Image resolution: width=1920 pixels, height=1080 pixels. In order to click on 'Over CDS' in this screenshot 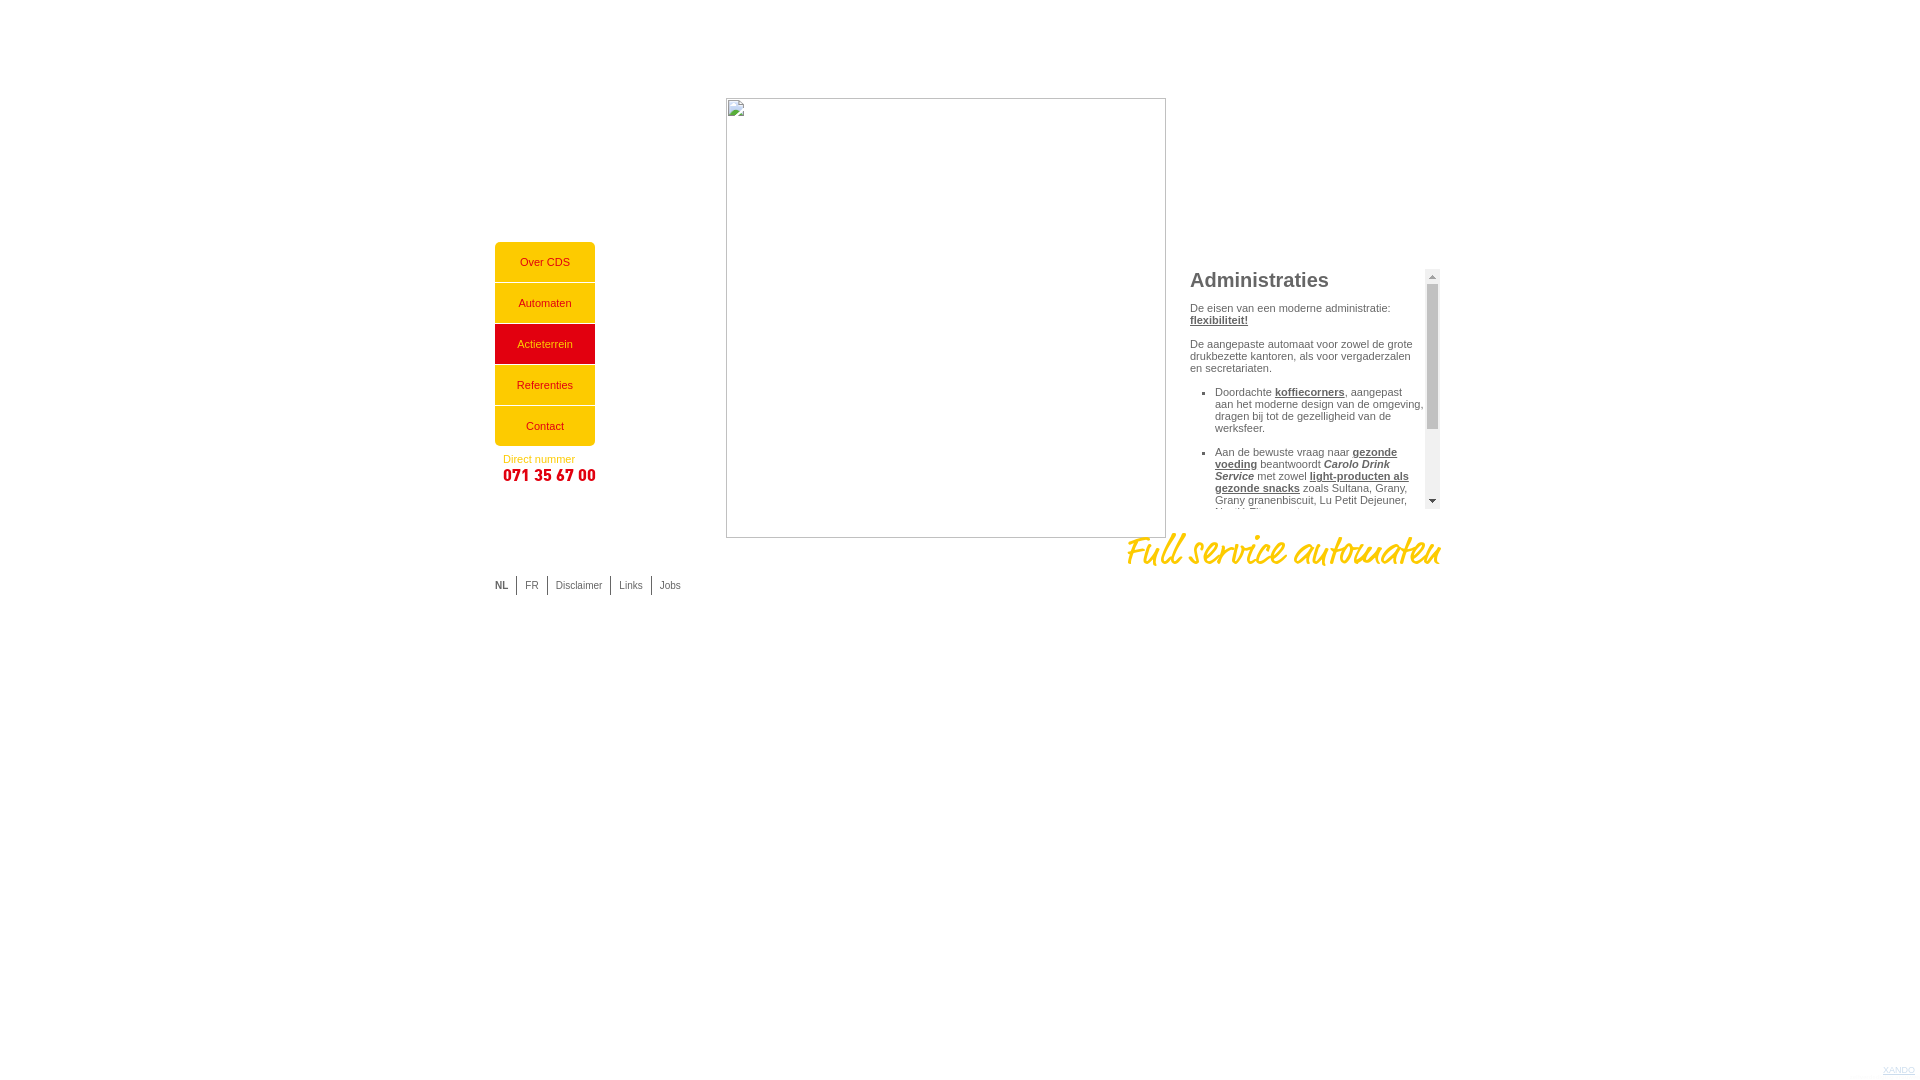, I will do `click(494, 261)`.